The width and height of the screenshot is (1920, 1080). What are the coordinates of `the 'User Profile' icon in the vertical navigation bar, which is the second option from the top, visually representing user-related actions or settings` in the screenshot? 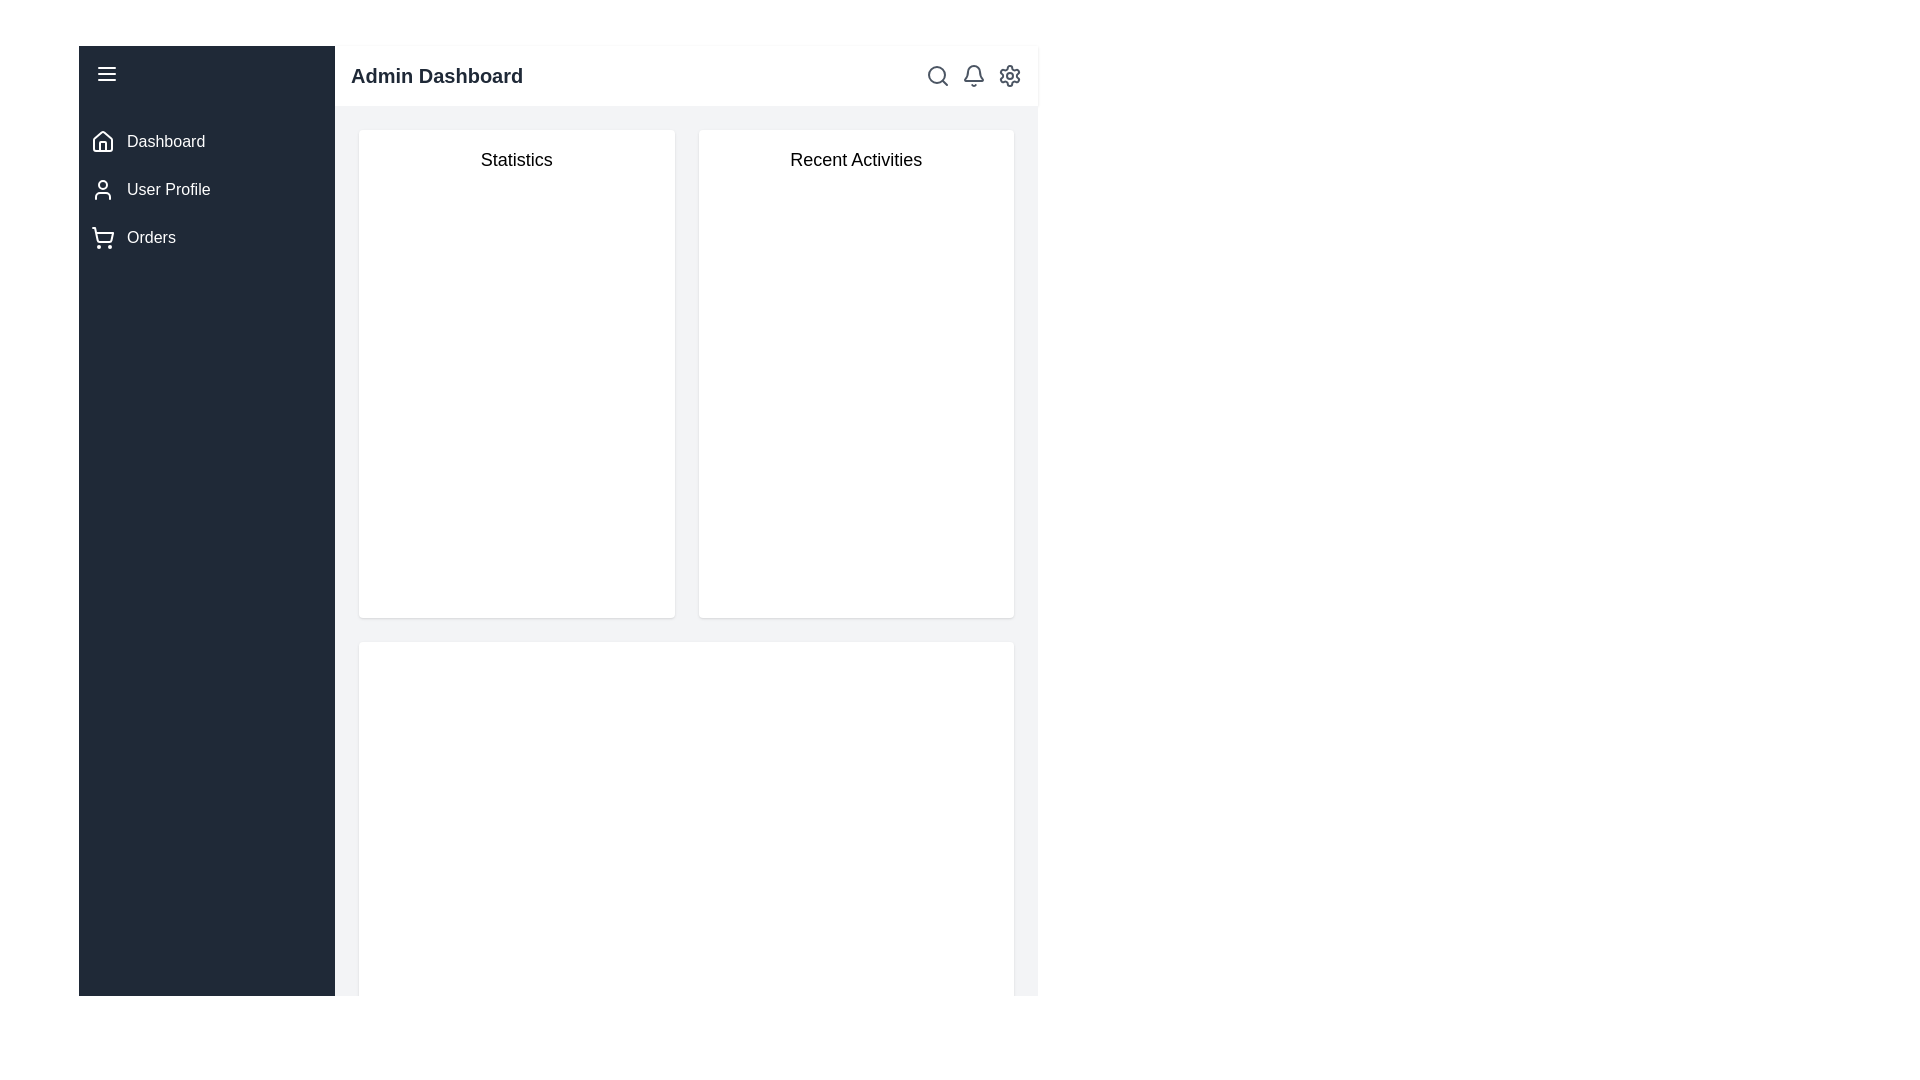 It's located at (101, 189).